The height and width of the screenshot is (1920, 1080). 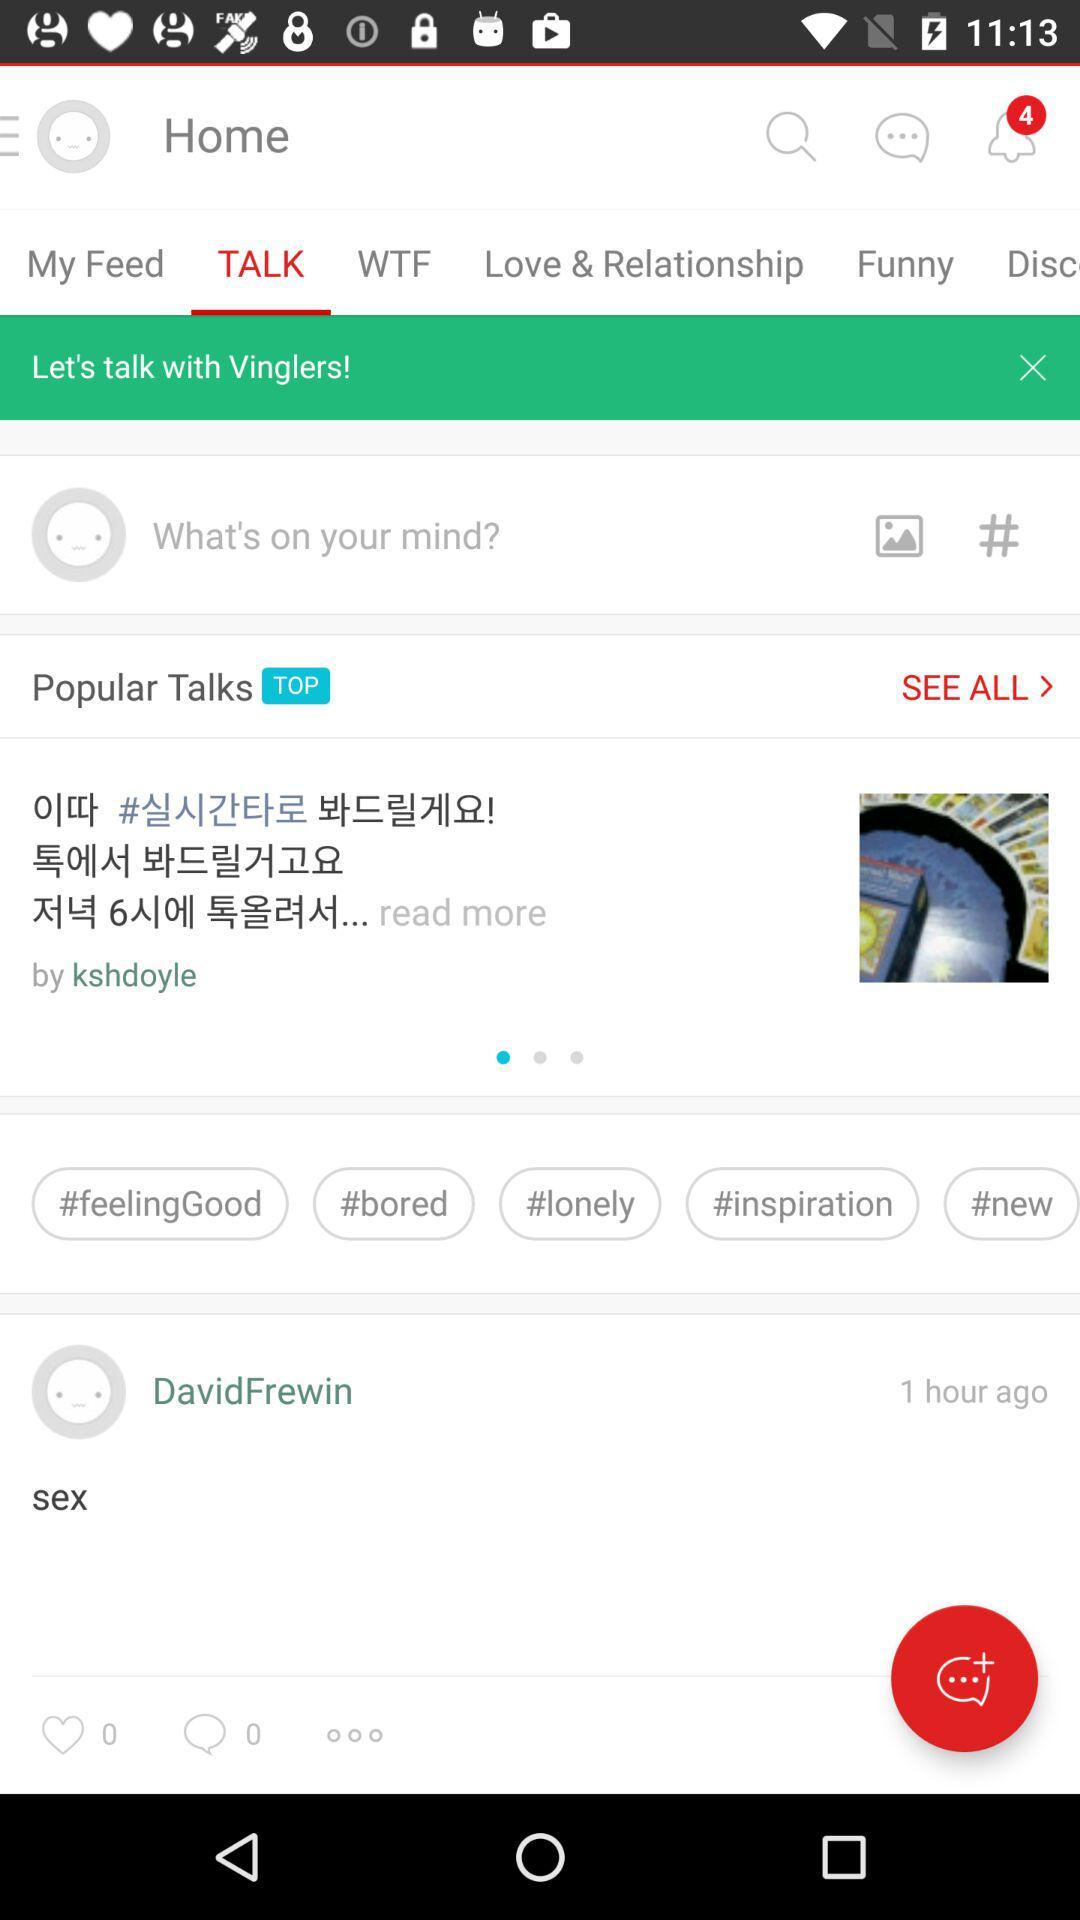 What do you see at coordinates (251, 1391) in the screenshot?
I see `icon to the left of 1 hour ago icon` at bounding box center [251, 1391].